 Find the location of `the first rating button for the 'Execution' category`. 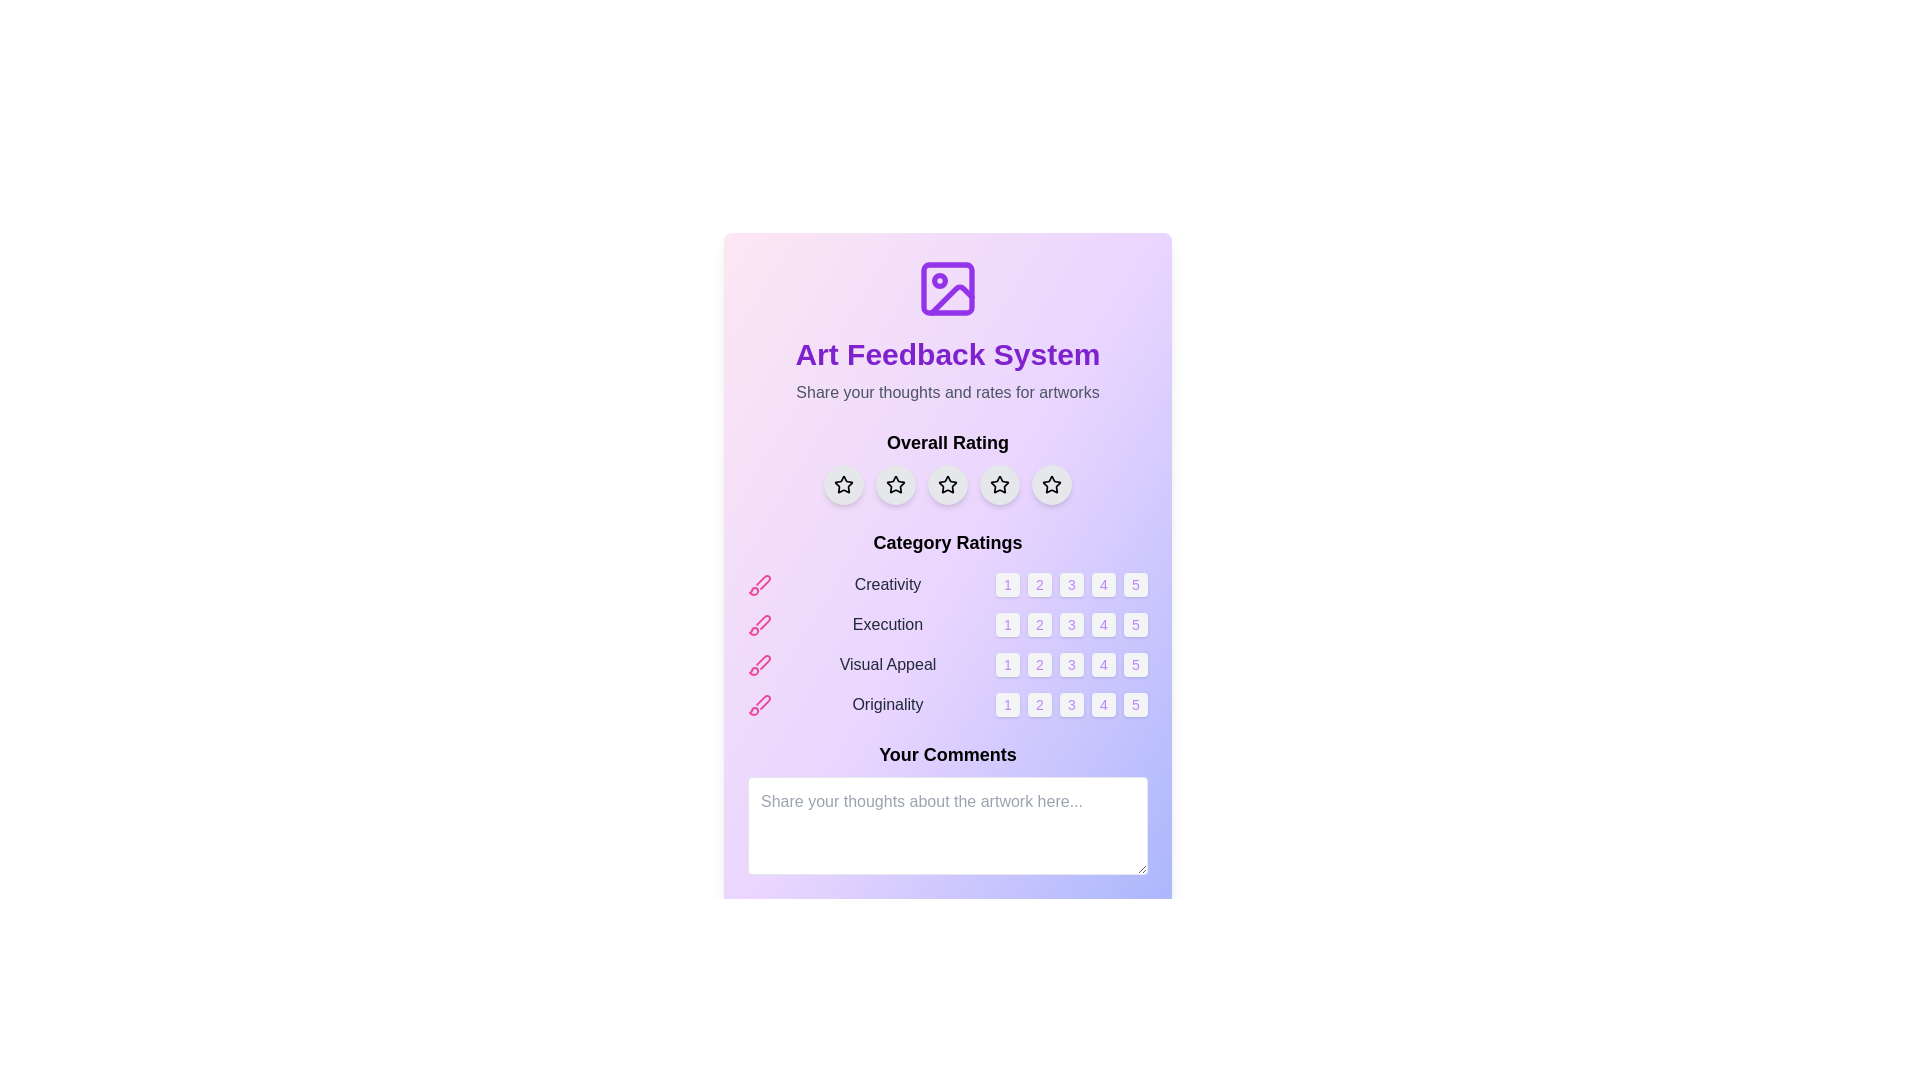

the first rating button for the 'Execution' category is located at coordinates (1008, 623).